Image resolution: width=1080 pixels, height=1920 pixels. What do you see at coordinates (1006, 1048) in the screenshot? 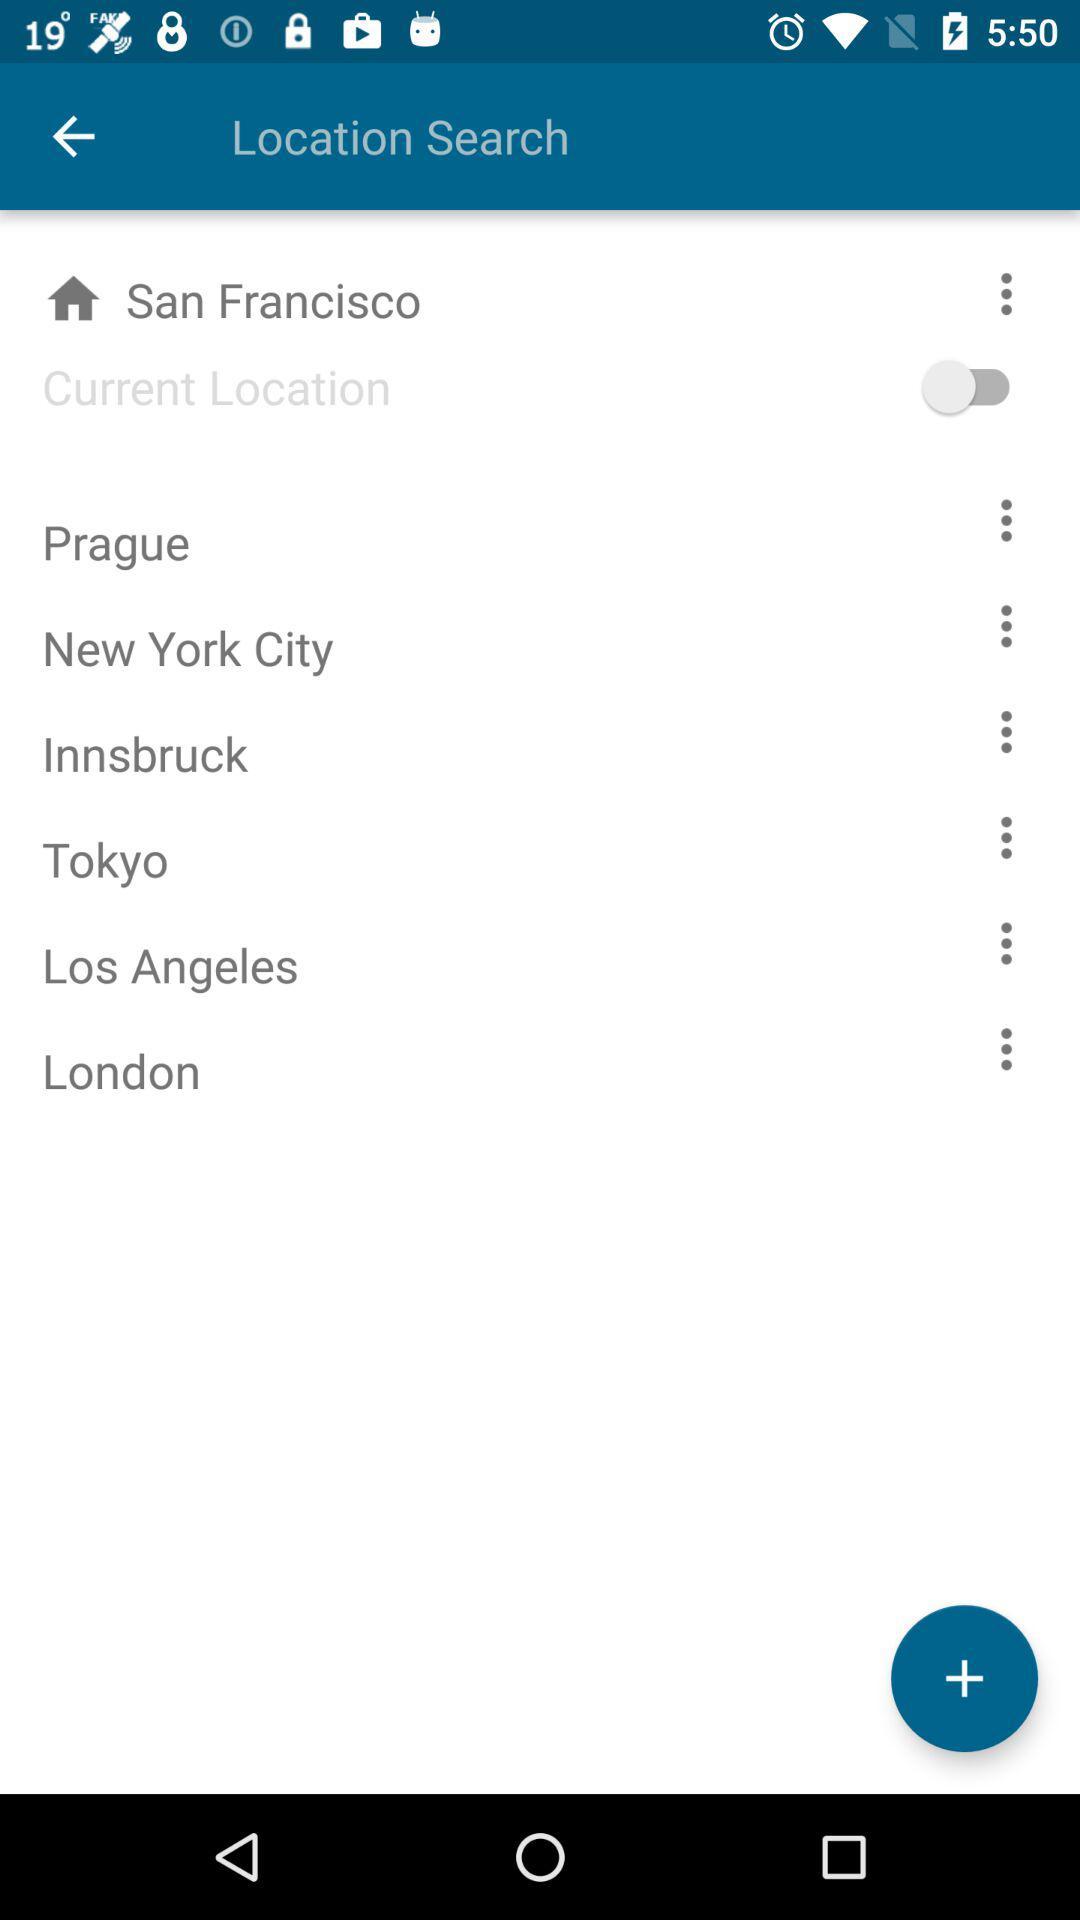
I see `customize location` at bounding box center [1006, 1048].